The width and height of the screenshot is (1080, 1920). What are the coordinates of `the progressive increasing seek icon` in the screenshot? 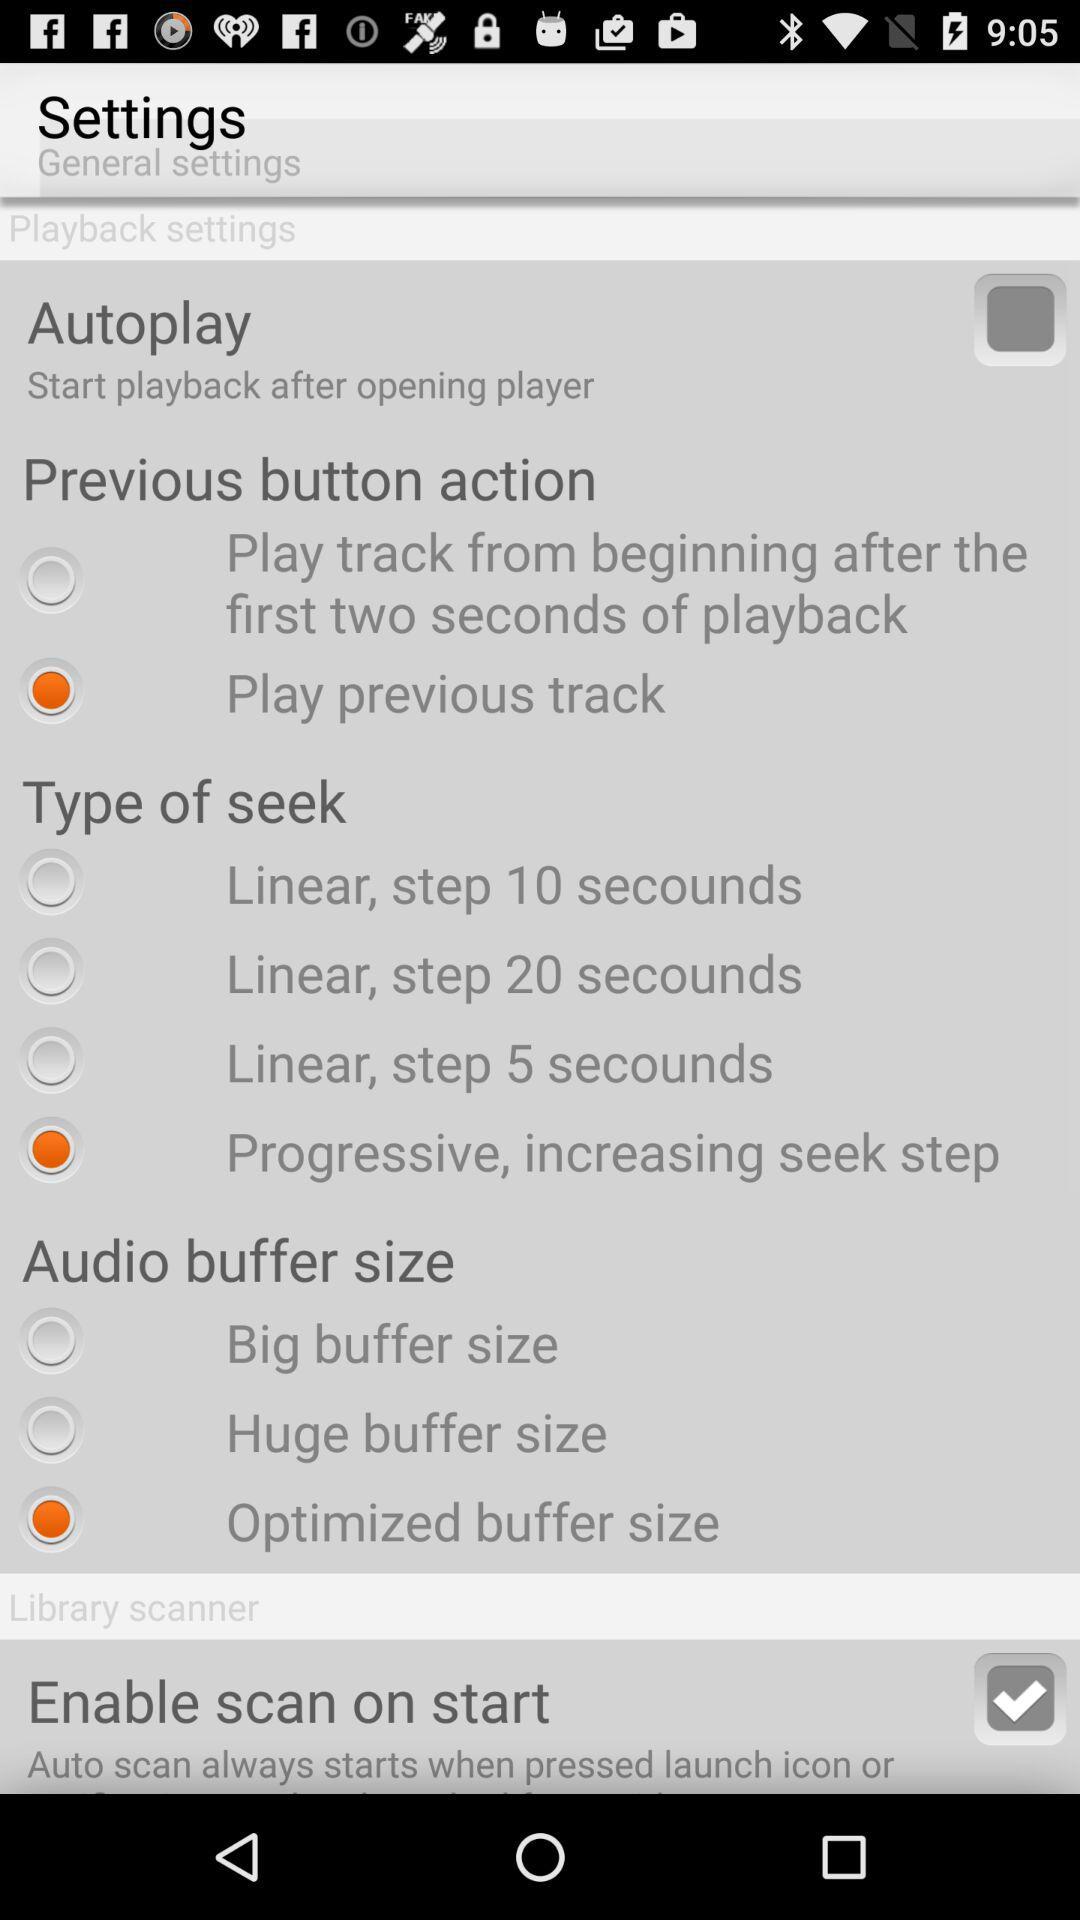 It's located at (503, 1150).